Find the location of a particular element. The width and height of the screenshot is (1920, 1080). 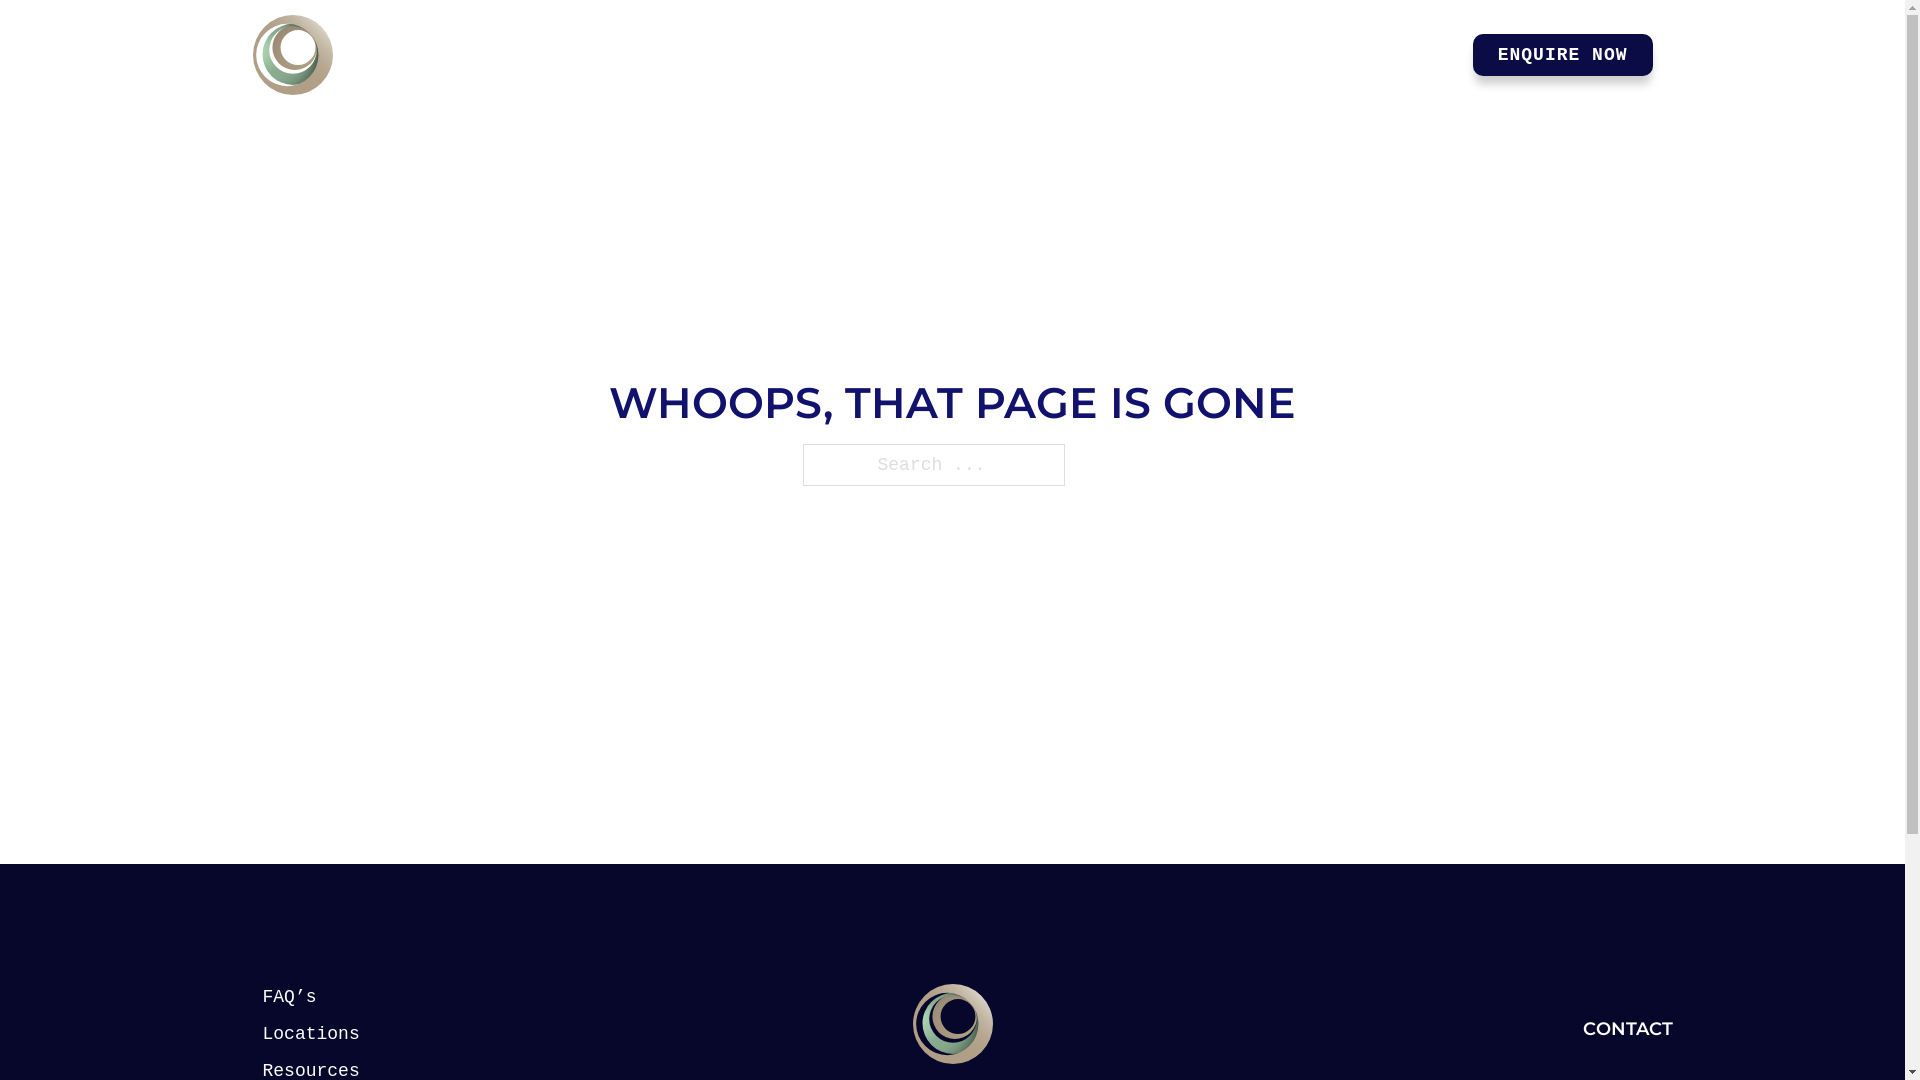

'Locations' is located at coordinates (331, 1034).